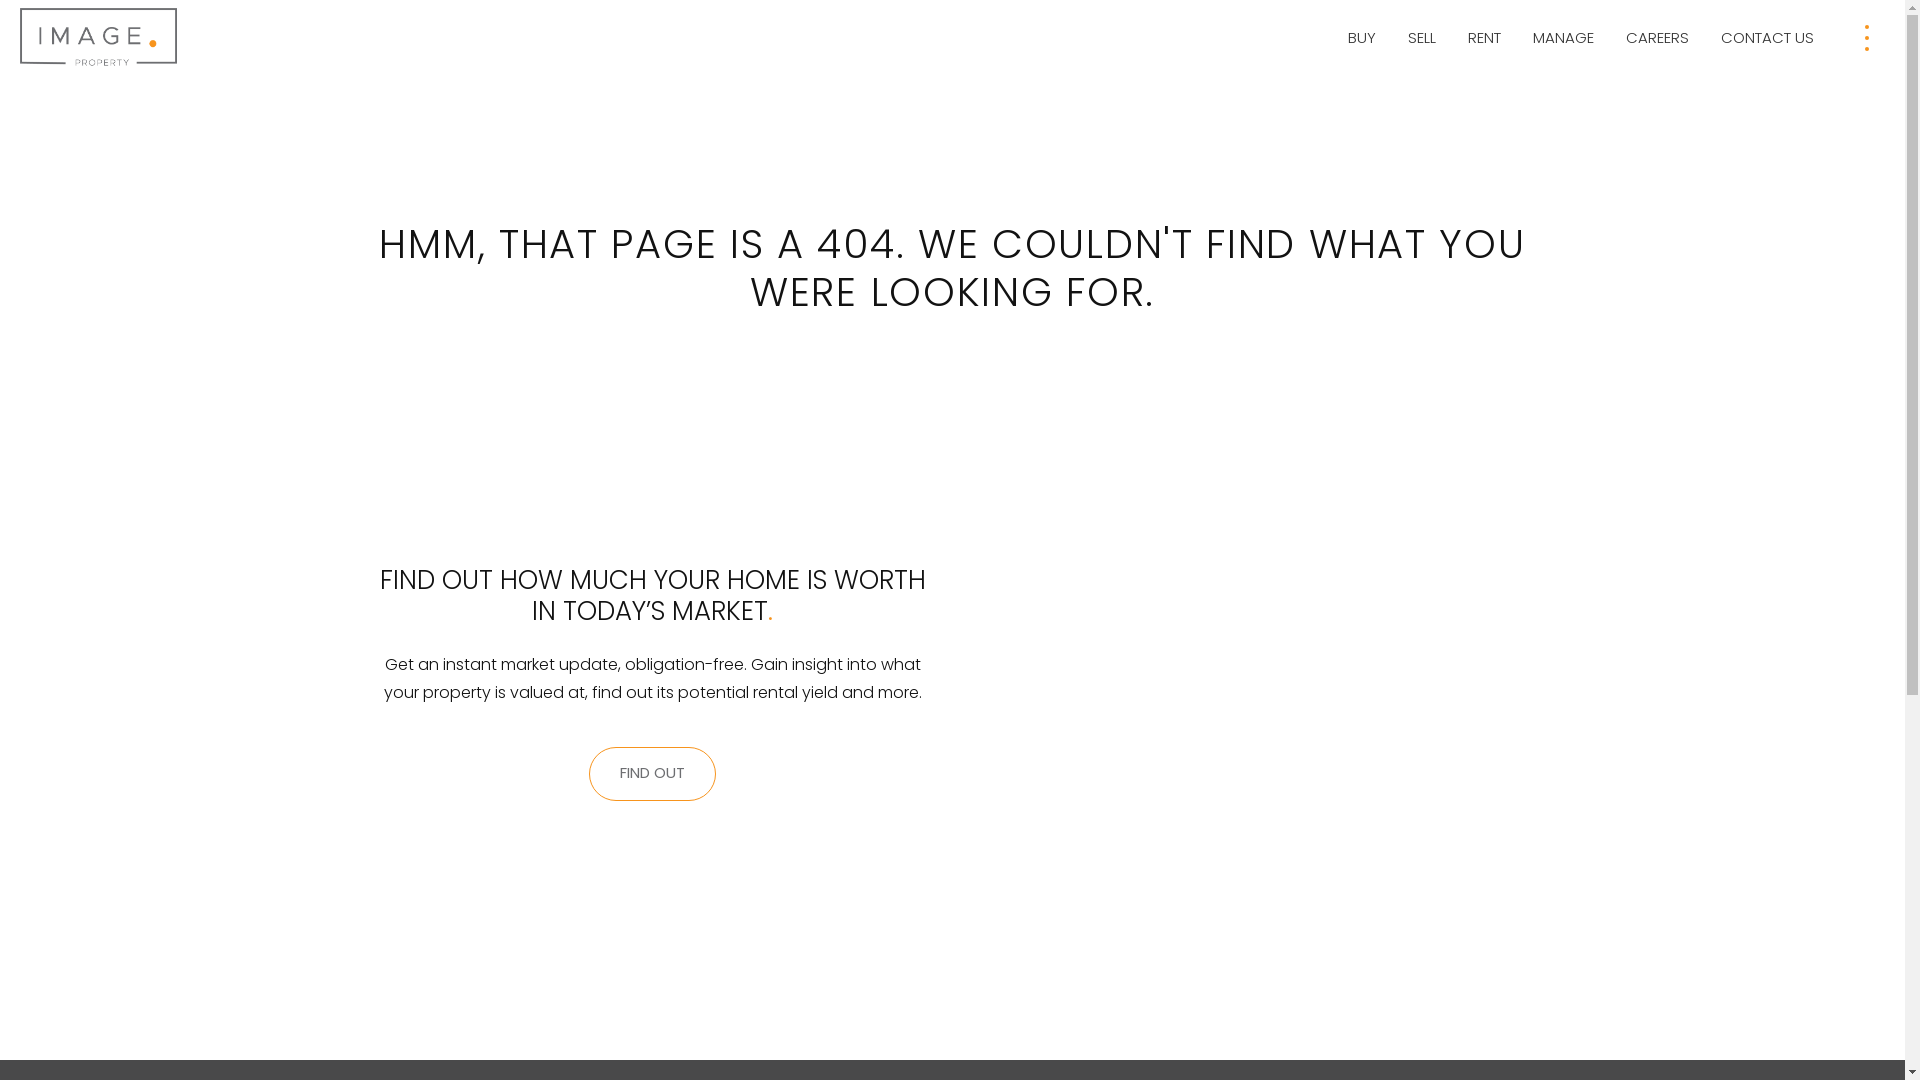 The width and height of the screenshot is (1920, 1080). I want to click on 'CONTACT US', so click(1712, 38).